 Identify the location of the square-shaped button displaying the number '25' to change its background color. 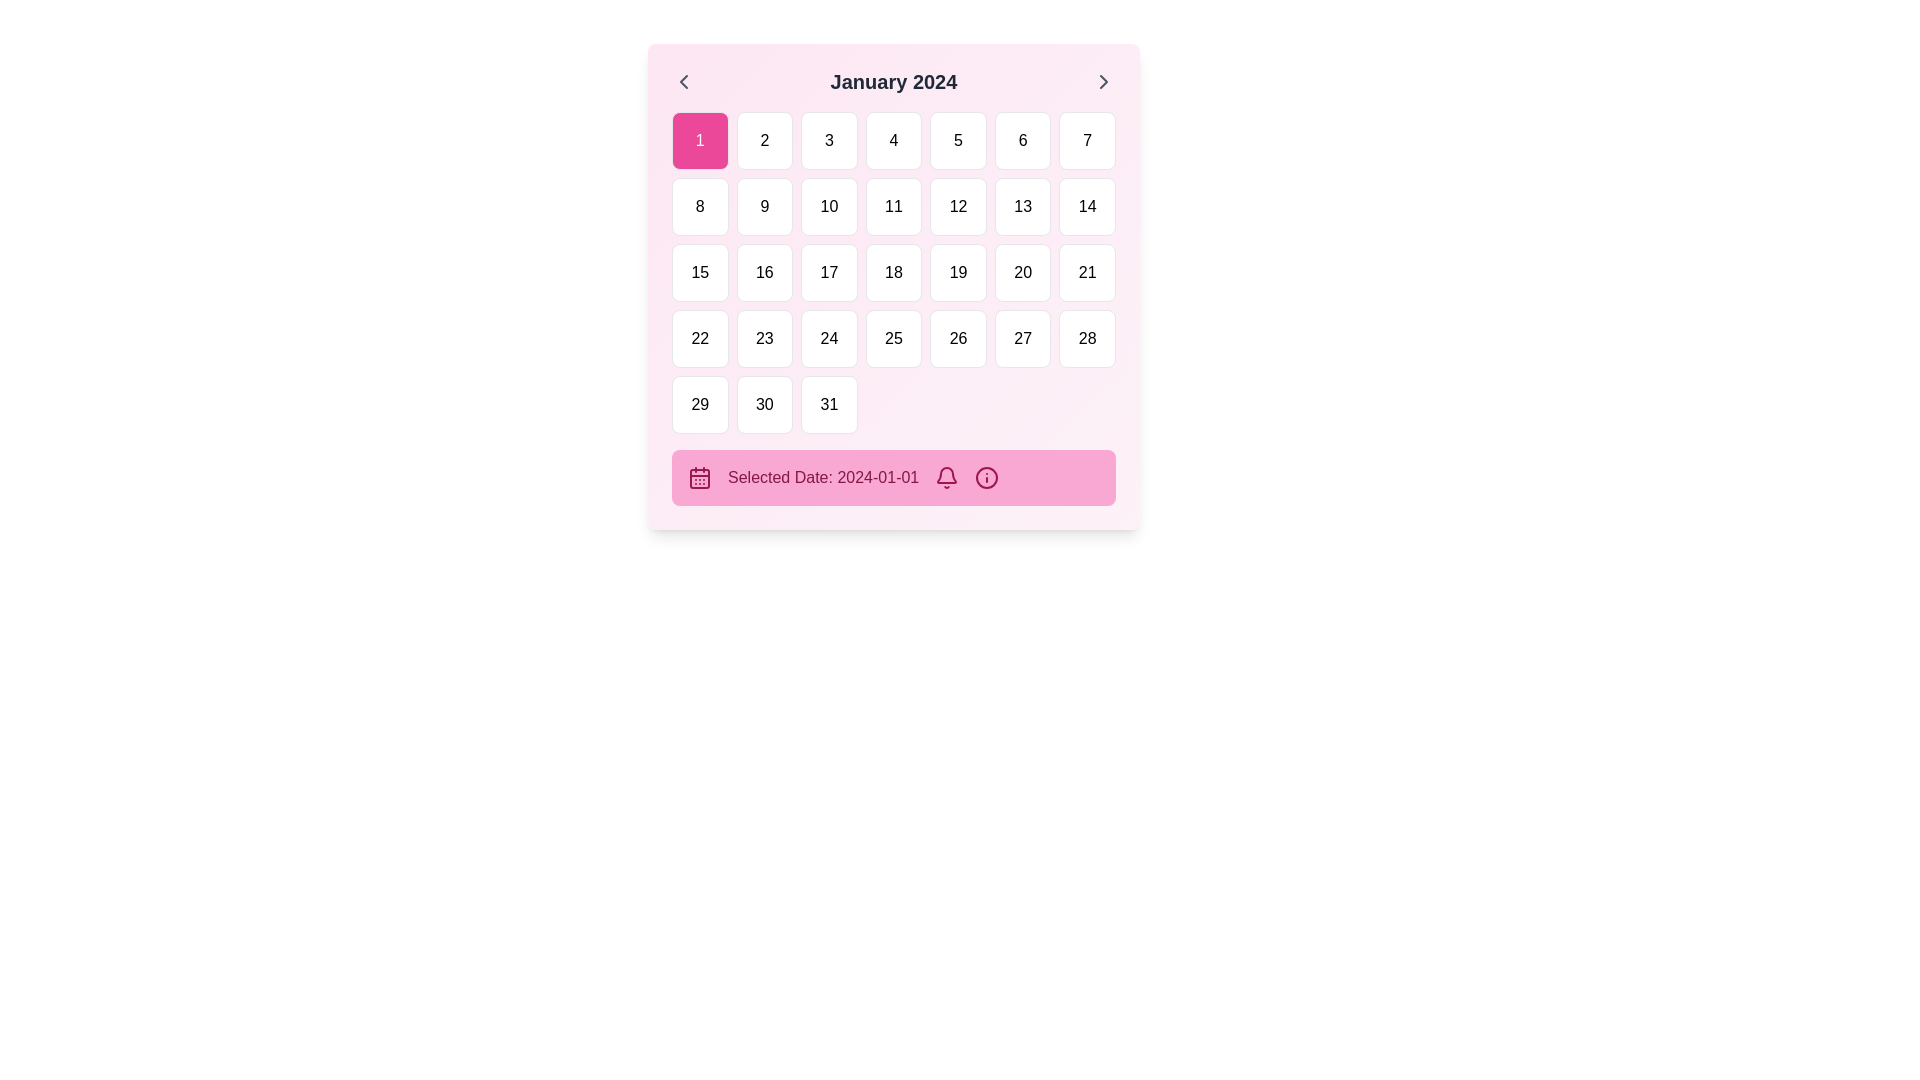
(892, 338).